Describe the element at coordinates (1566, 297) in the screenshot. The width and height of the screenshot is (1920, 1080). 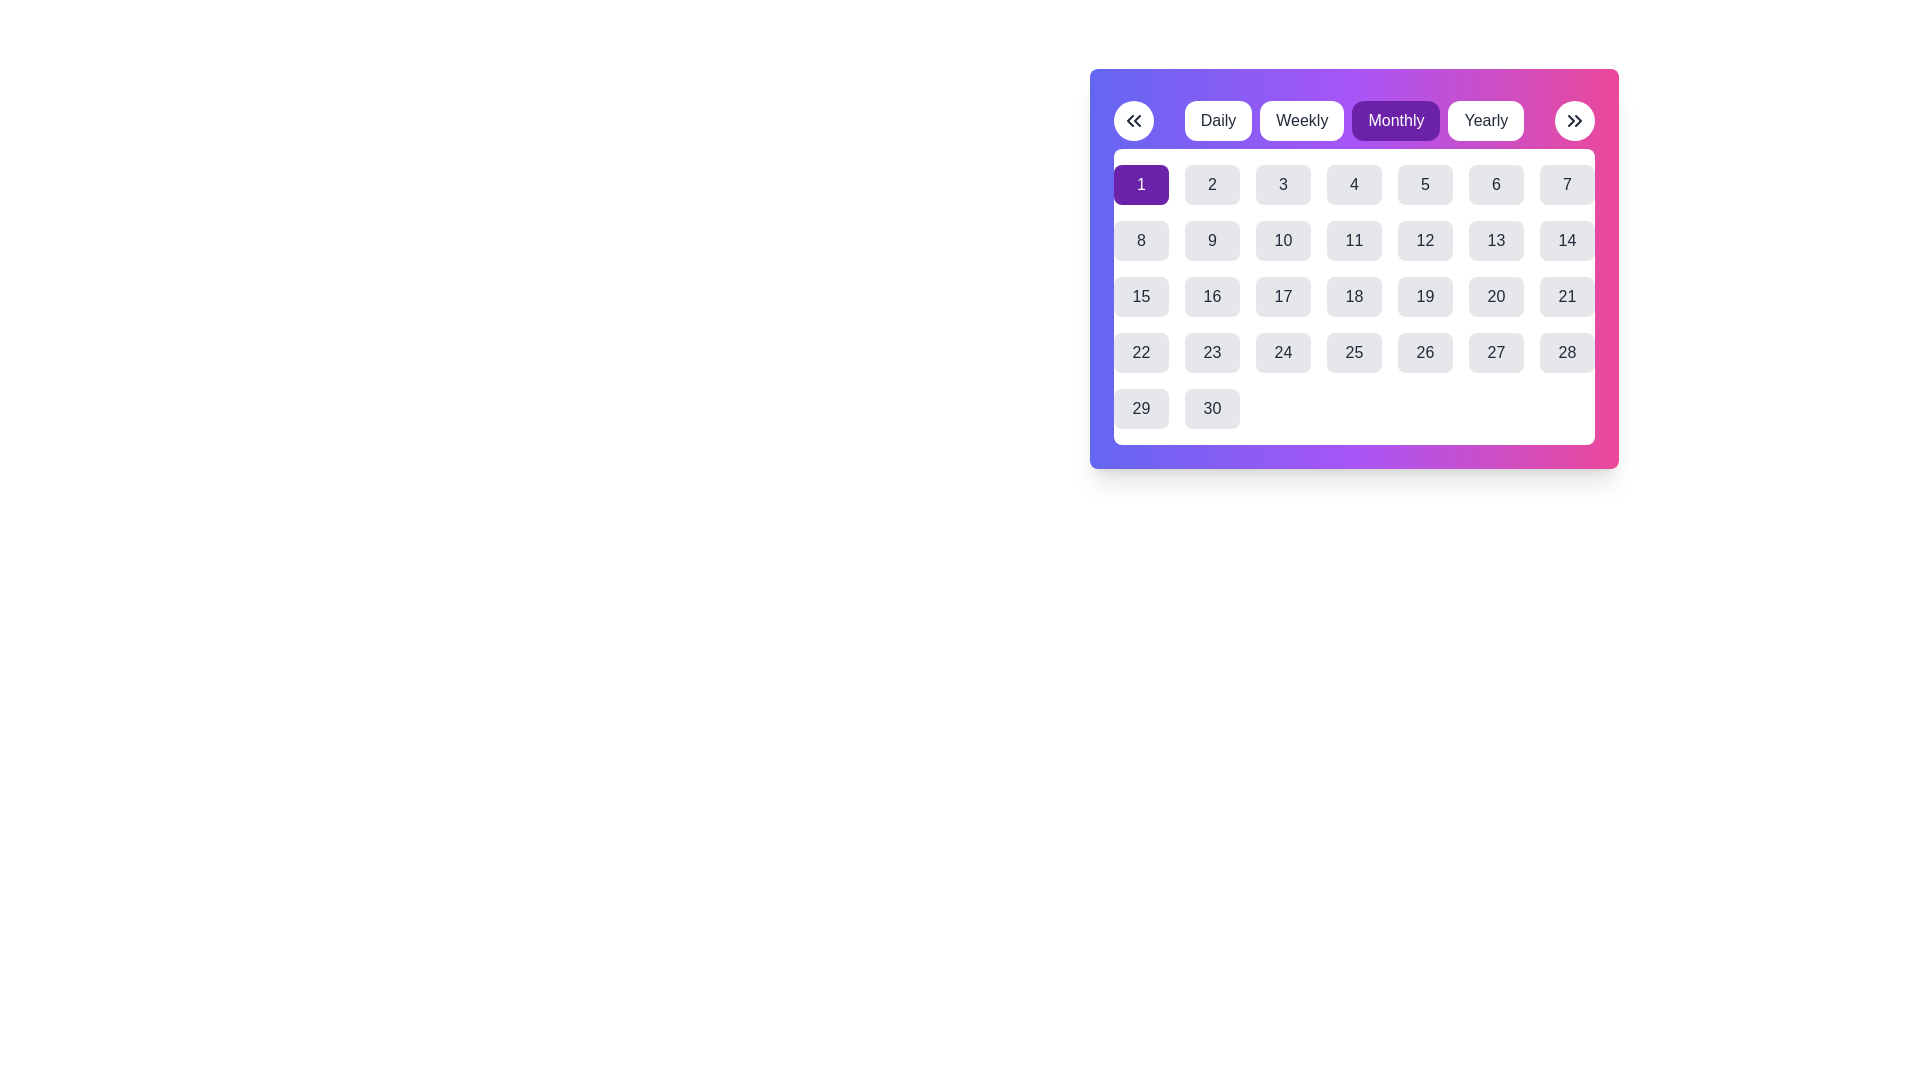
I see `the button representing the date '21' in the calendar interface` at that location.